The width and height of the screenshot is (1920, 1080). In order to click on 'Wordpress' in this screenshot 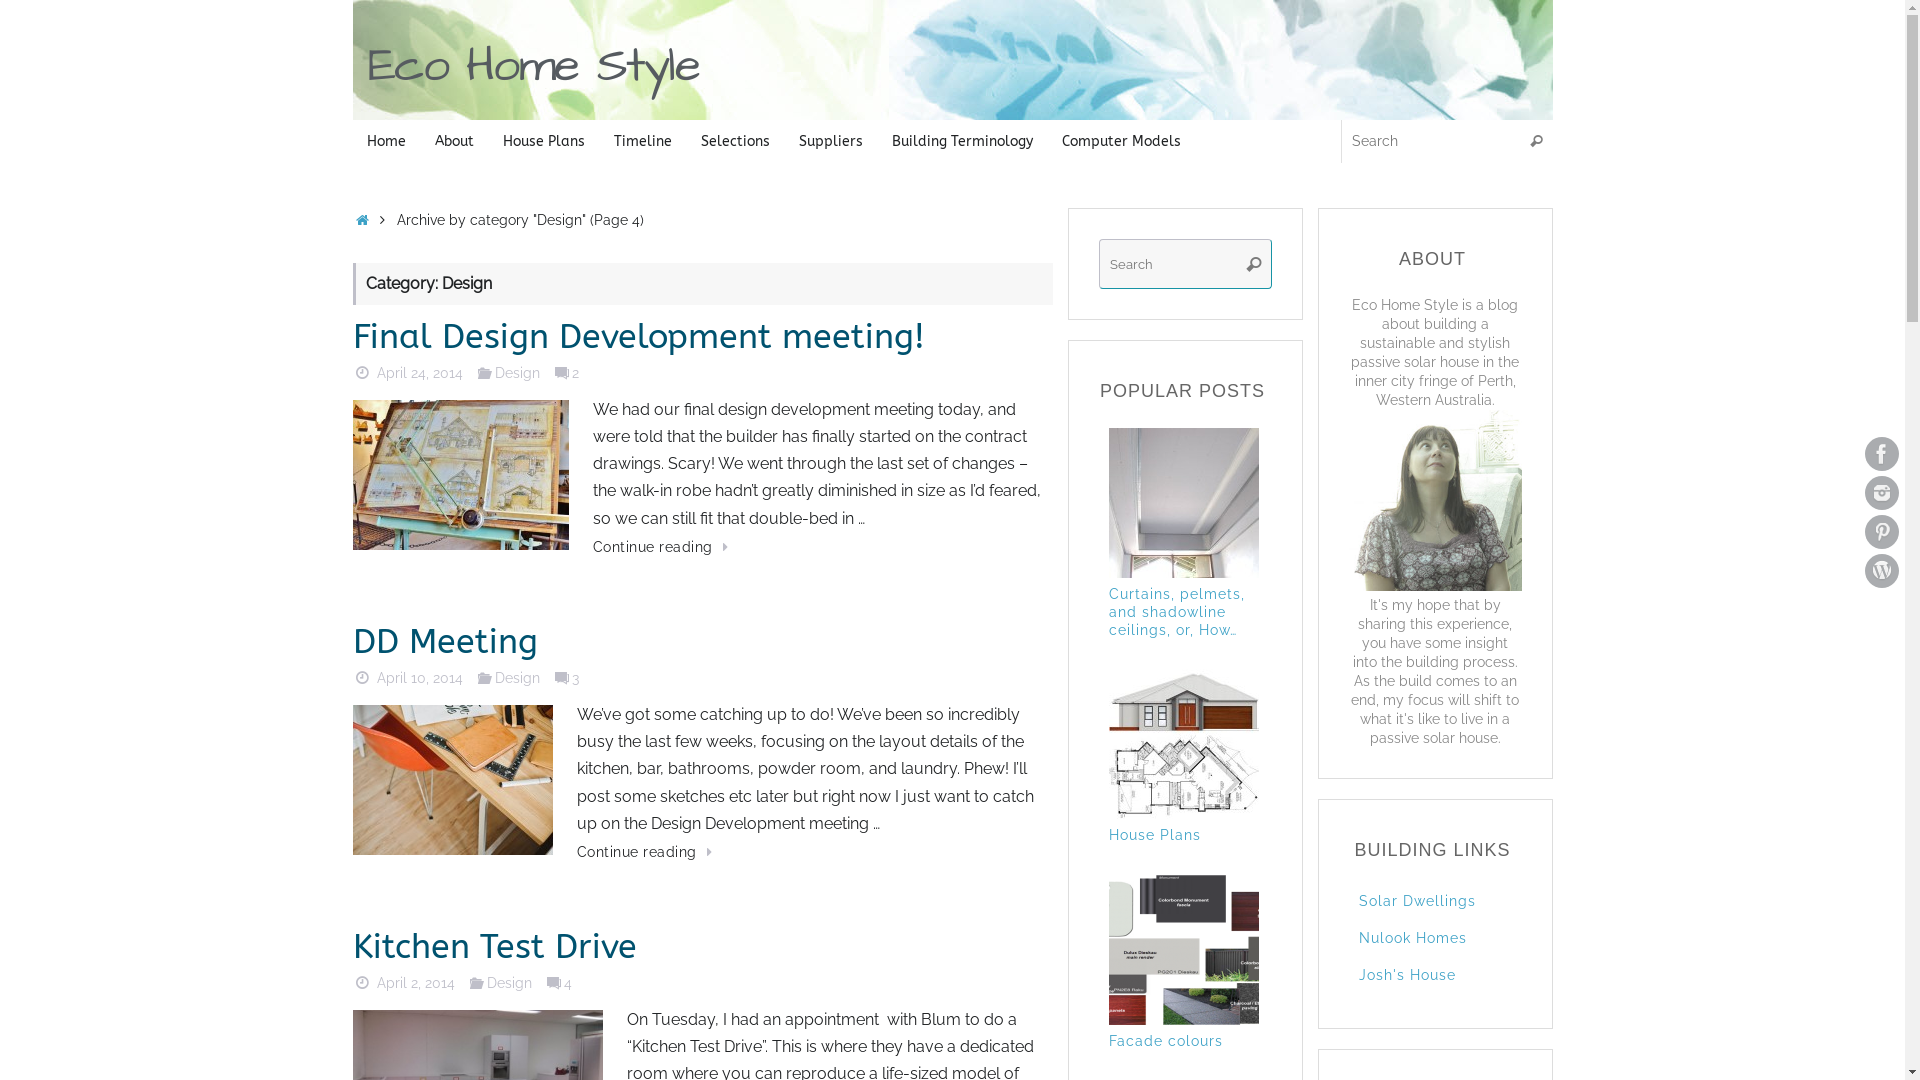, I will do `click(1880, 570)`.